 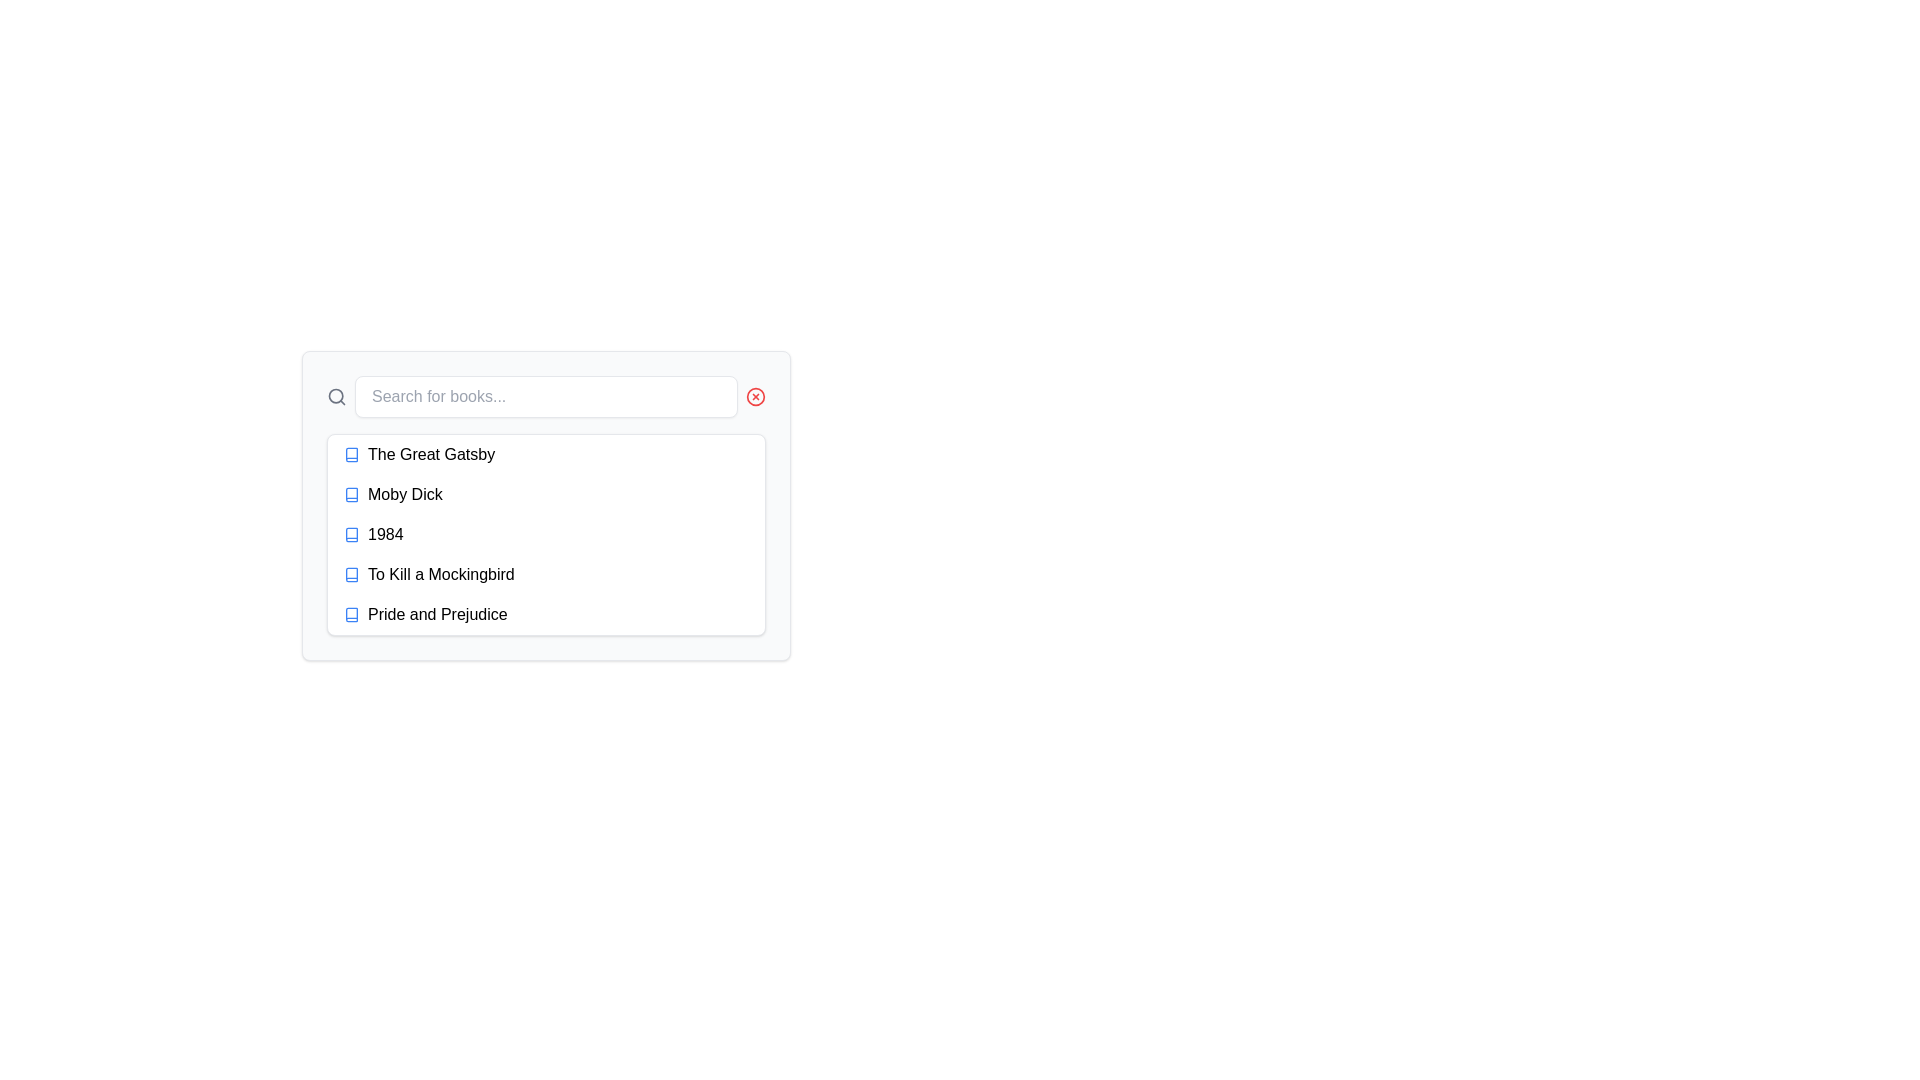 What do you see at coordinates (546, 534) in the screenshot?
I see `the selectable list item for the book titled '1984'` at bounding box center [546, 534].